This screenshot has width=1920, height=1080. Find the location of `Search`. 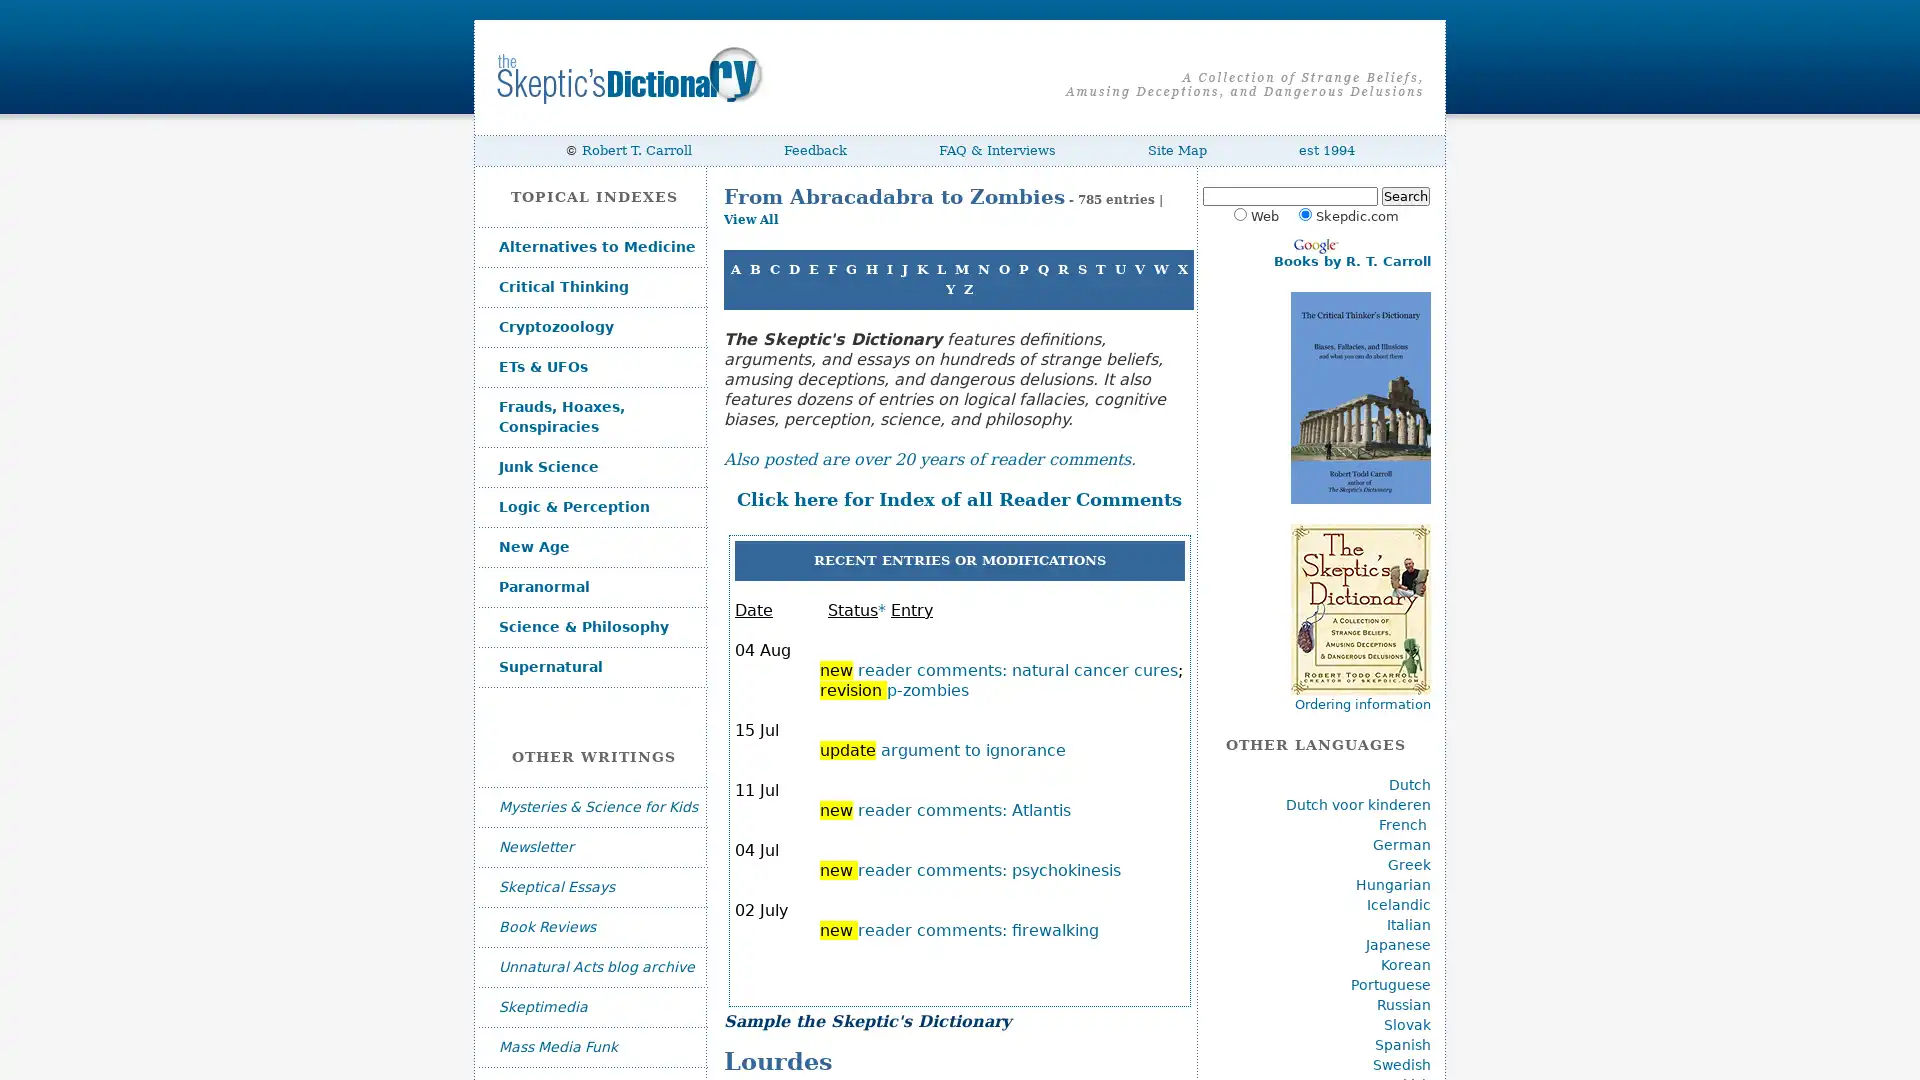

Search is located at coordinates (1404, 196).